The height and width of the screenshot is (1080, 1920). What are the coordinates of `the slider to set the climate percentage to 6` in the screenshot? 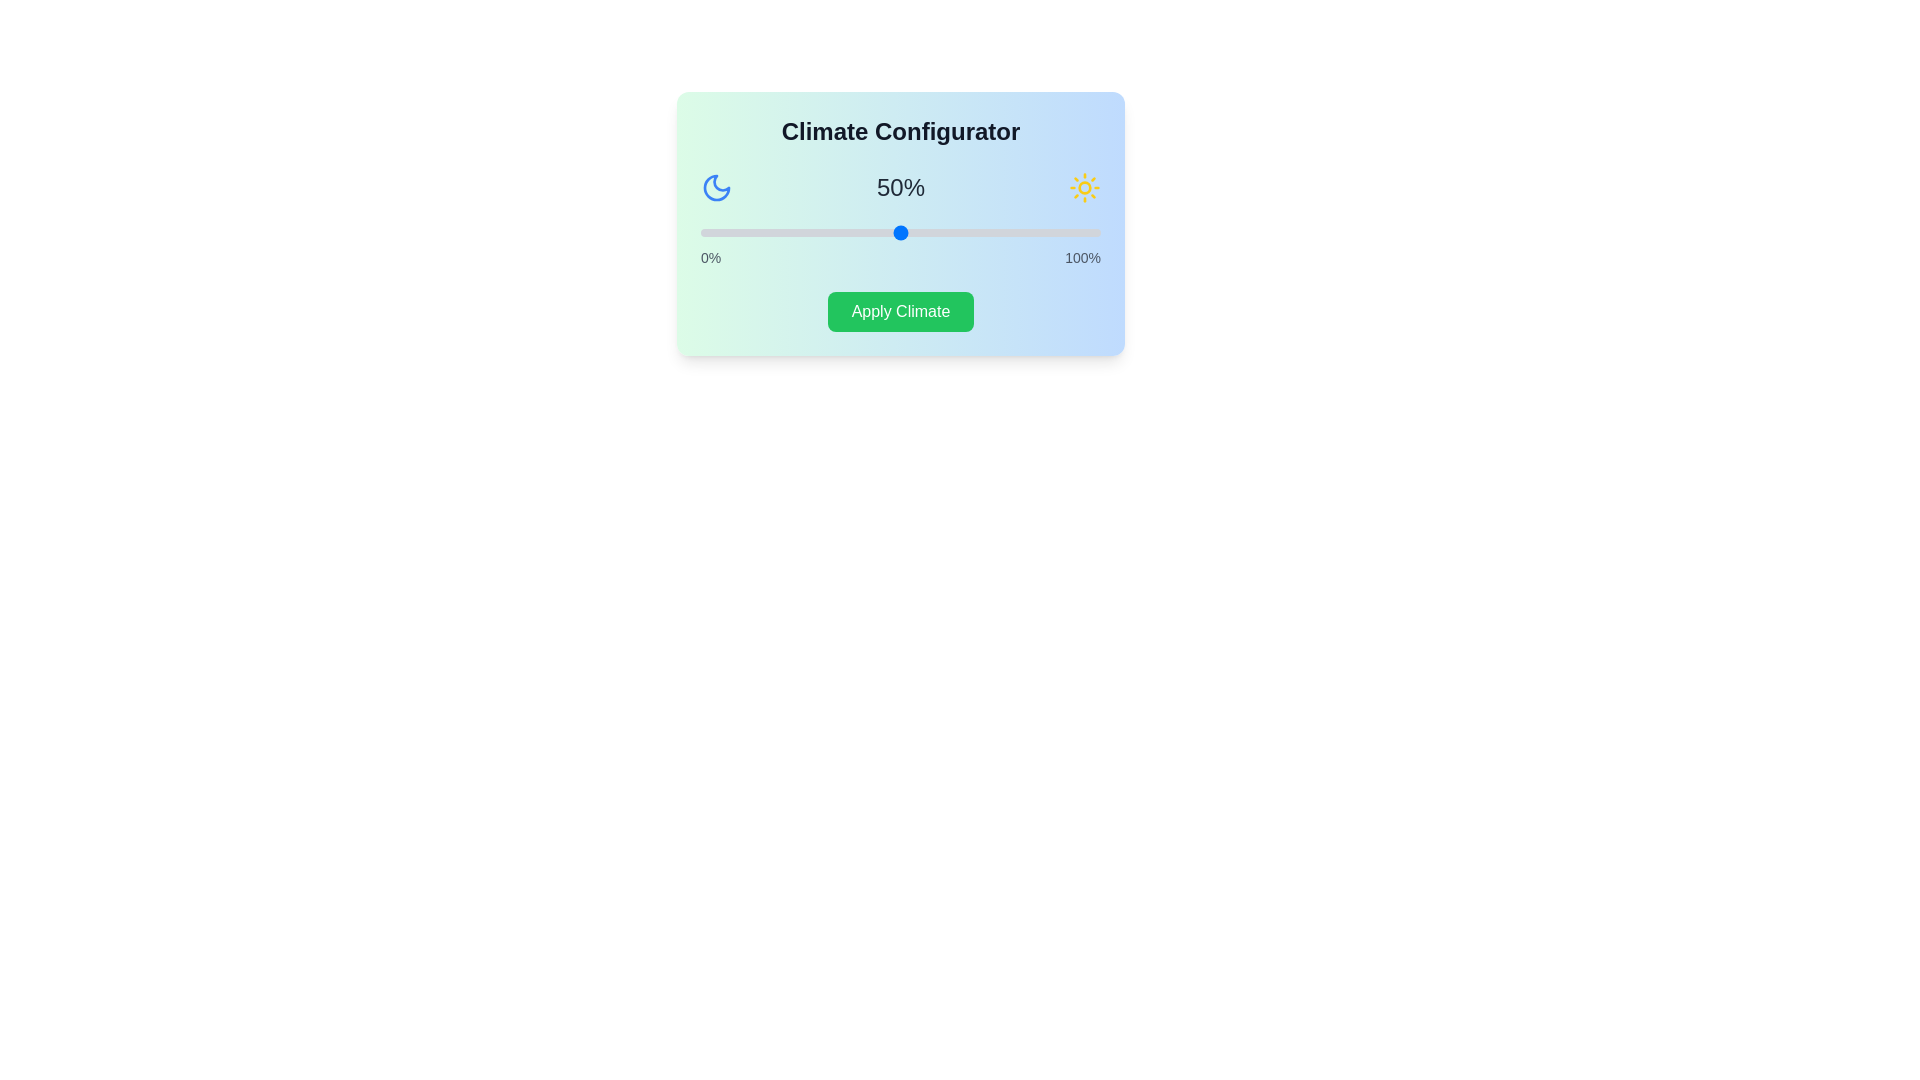 It's located at (723, 231).